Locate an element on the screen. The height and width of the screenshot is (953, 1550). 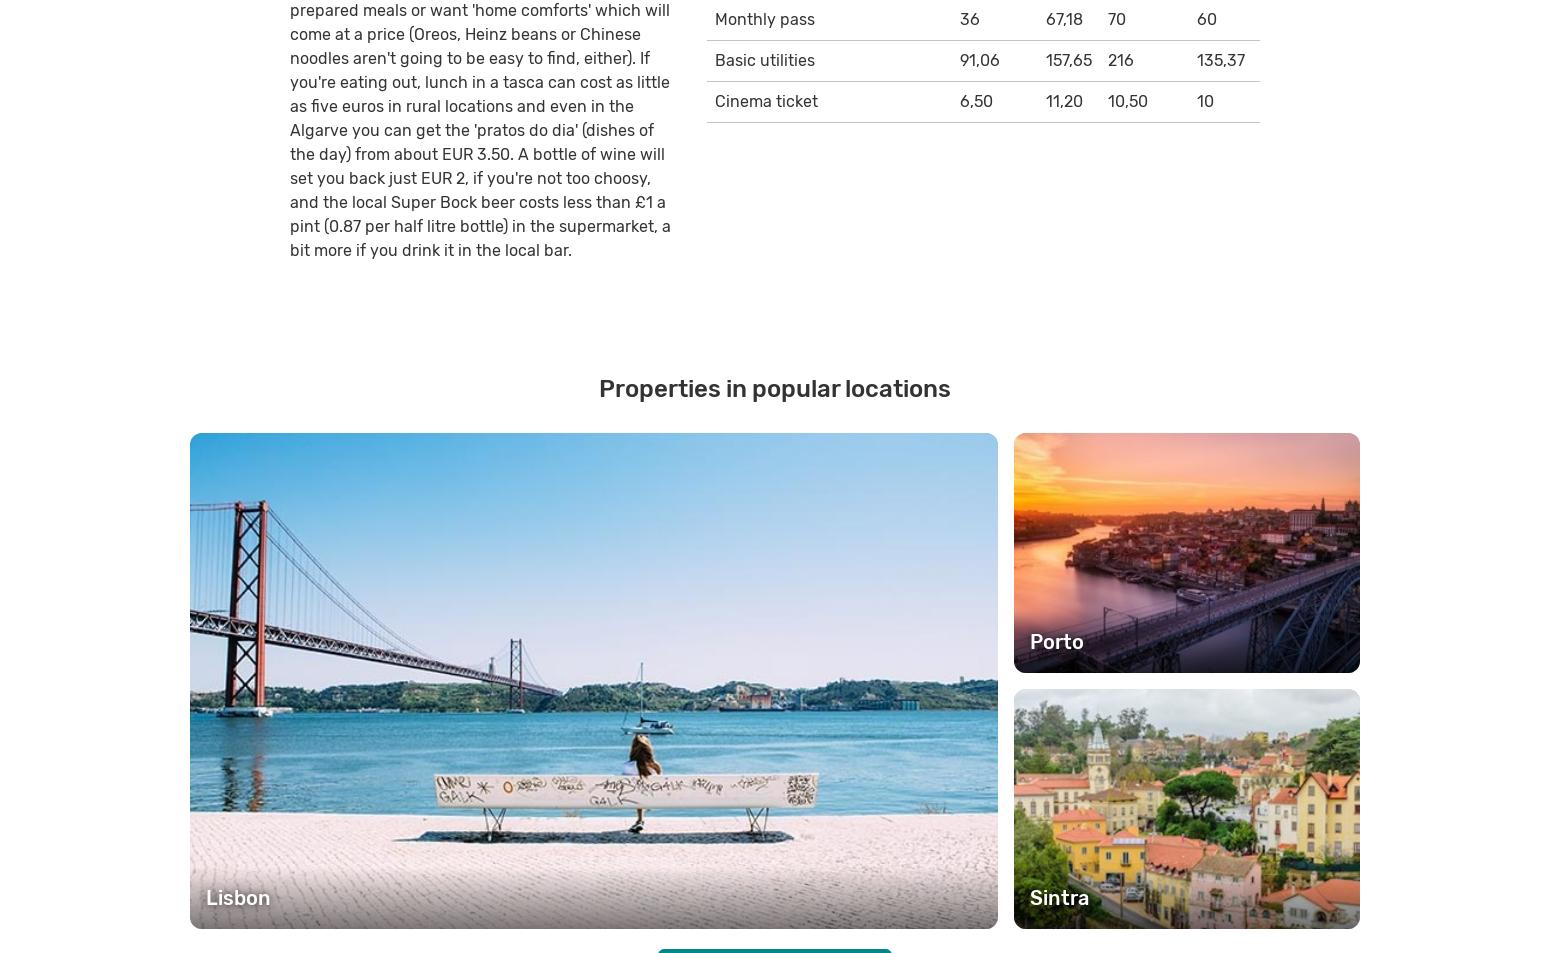
'Basic utilities' is located at coordinates (763, 58).